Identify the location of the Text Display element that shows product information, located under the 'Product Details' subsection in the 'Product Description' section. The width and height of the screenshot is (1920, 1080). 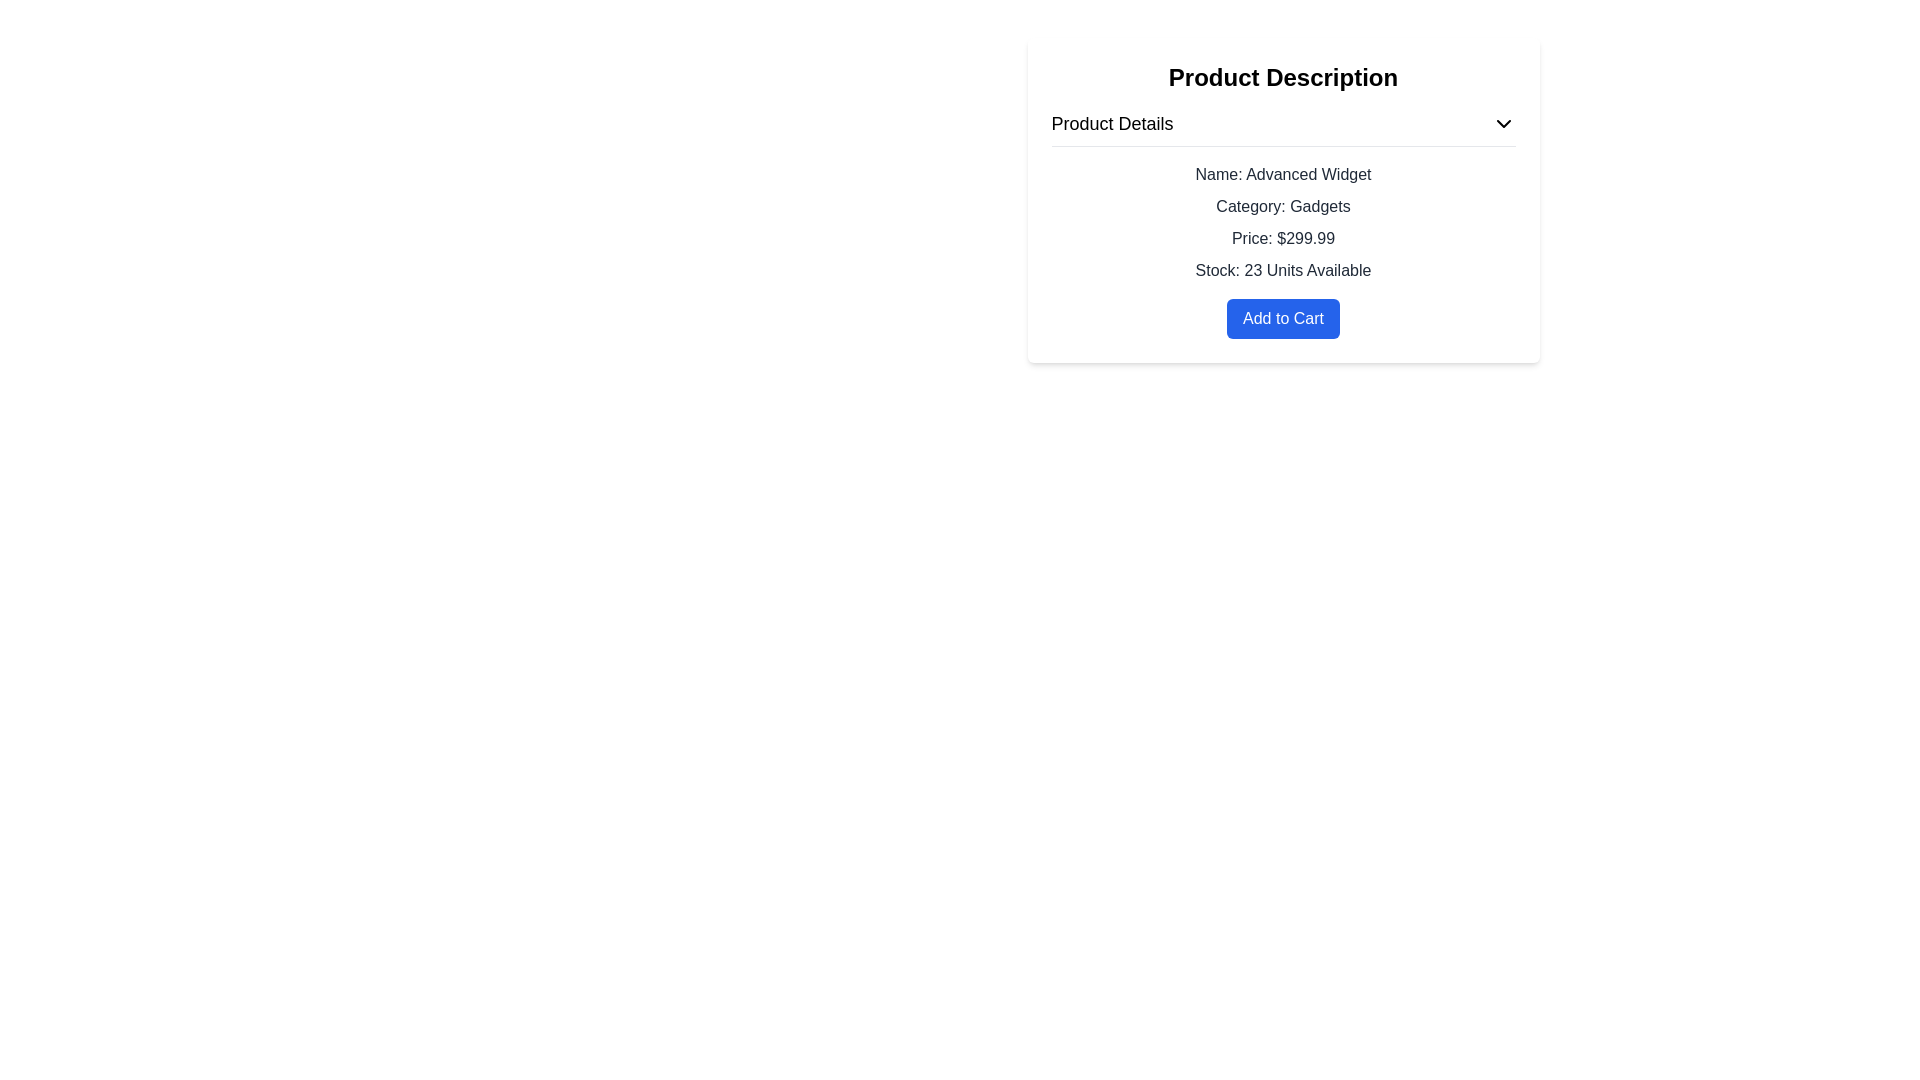
(1283, 223).